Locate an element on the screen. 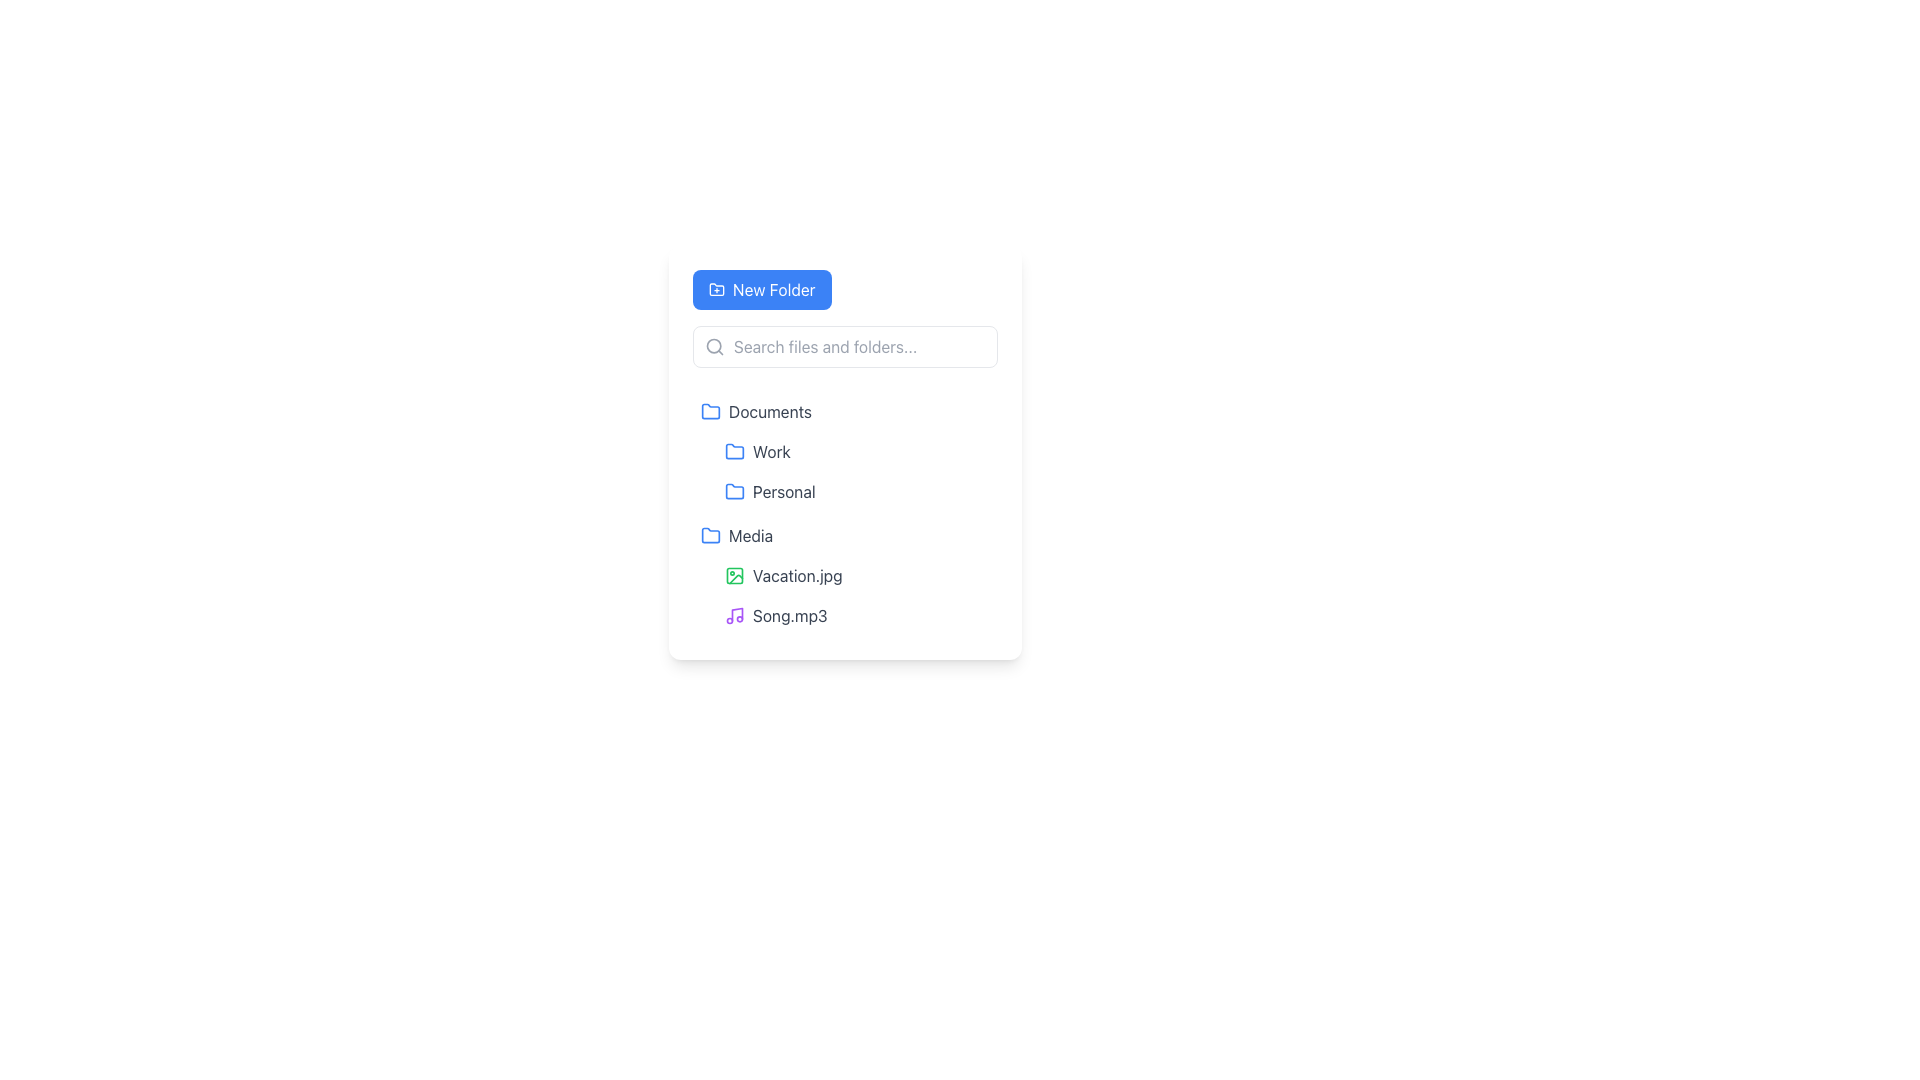 The height and width of the screenshot is (1080, 1920). the blue button containing the SVG icon of a folder with a '+' symbol, located to the left of the 'New Folder' text is located at coordinates (716, 289).